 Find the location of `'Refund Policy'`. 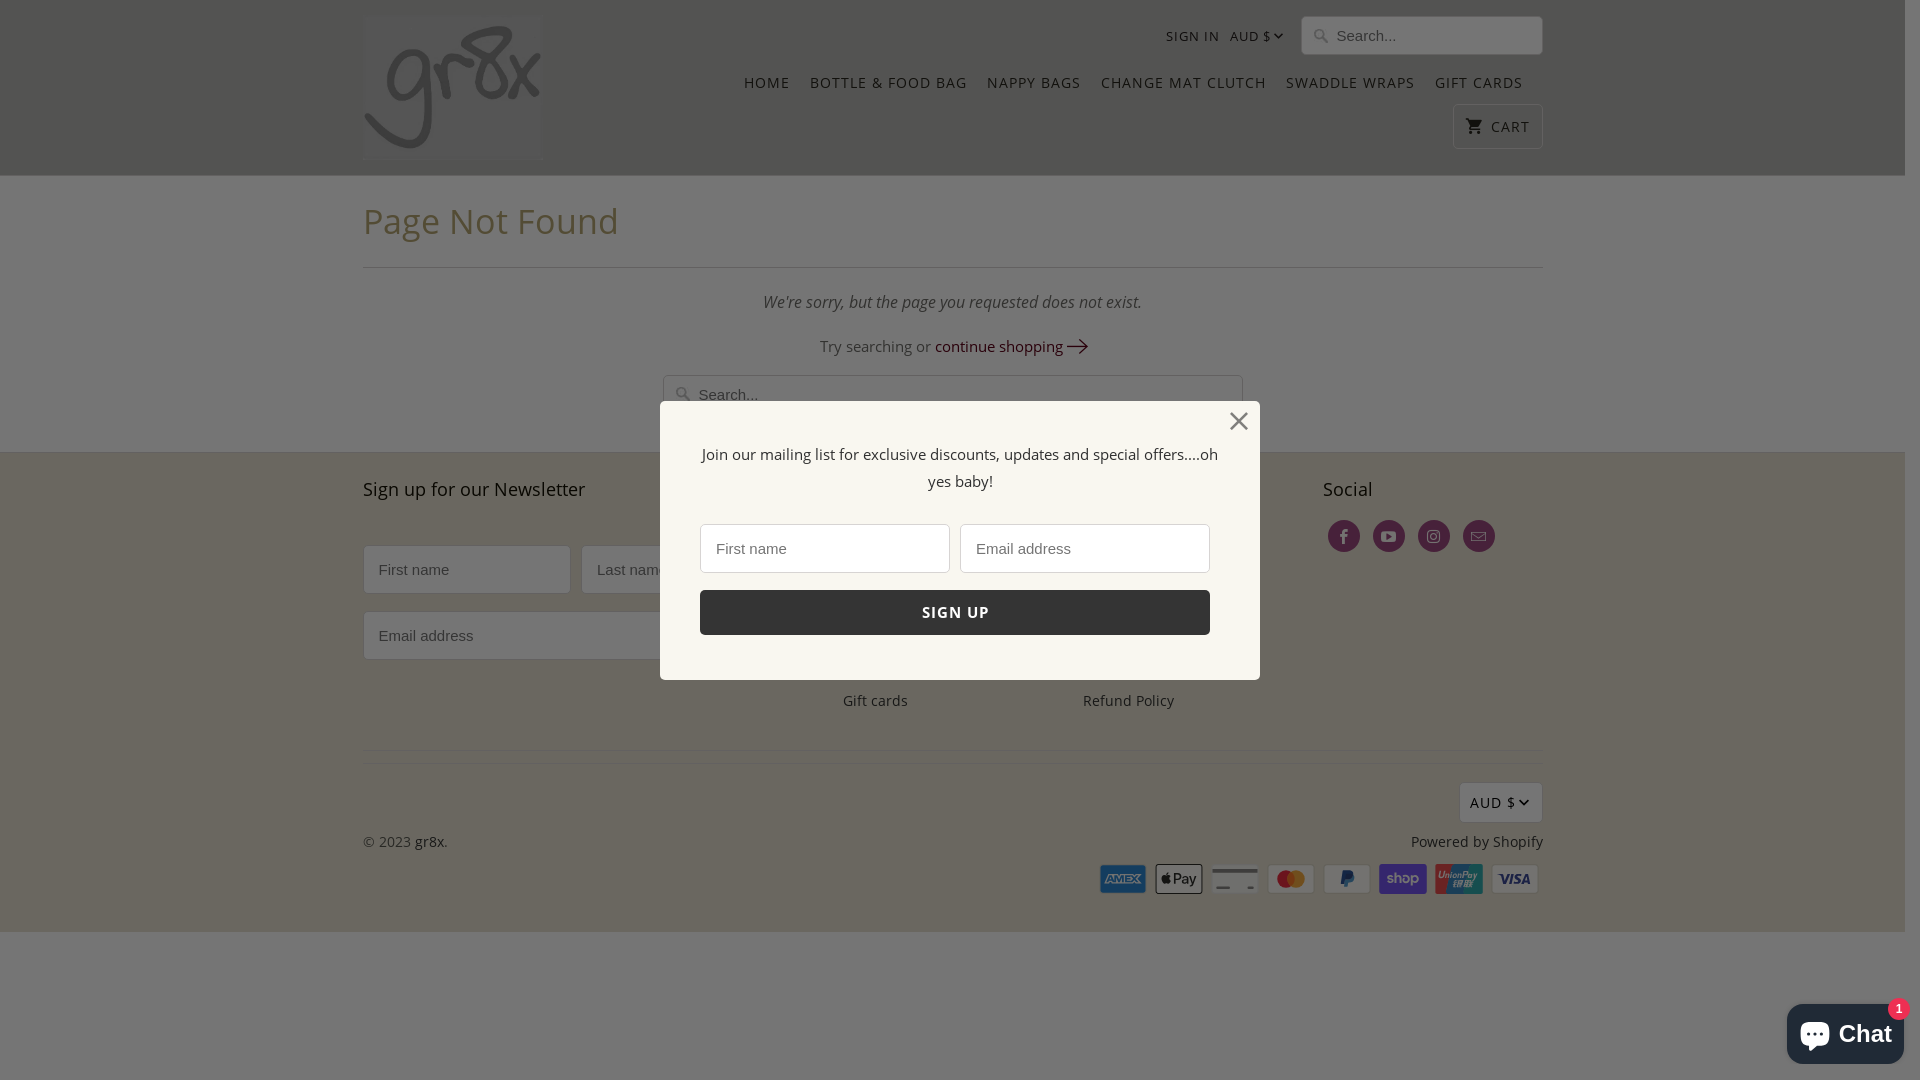

'Refund Policy' is located at coordinates (1080, 699).